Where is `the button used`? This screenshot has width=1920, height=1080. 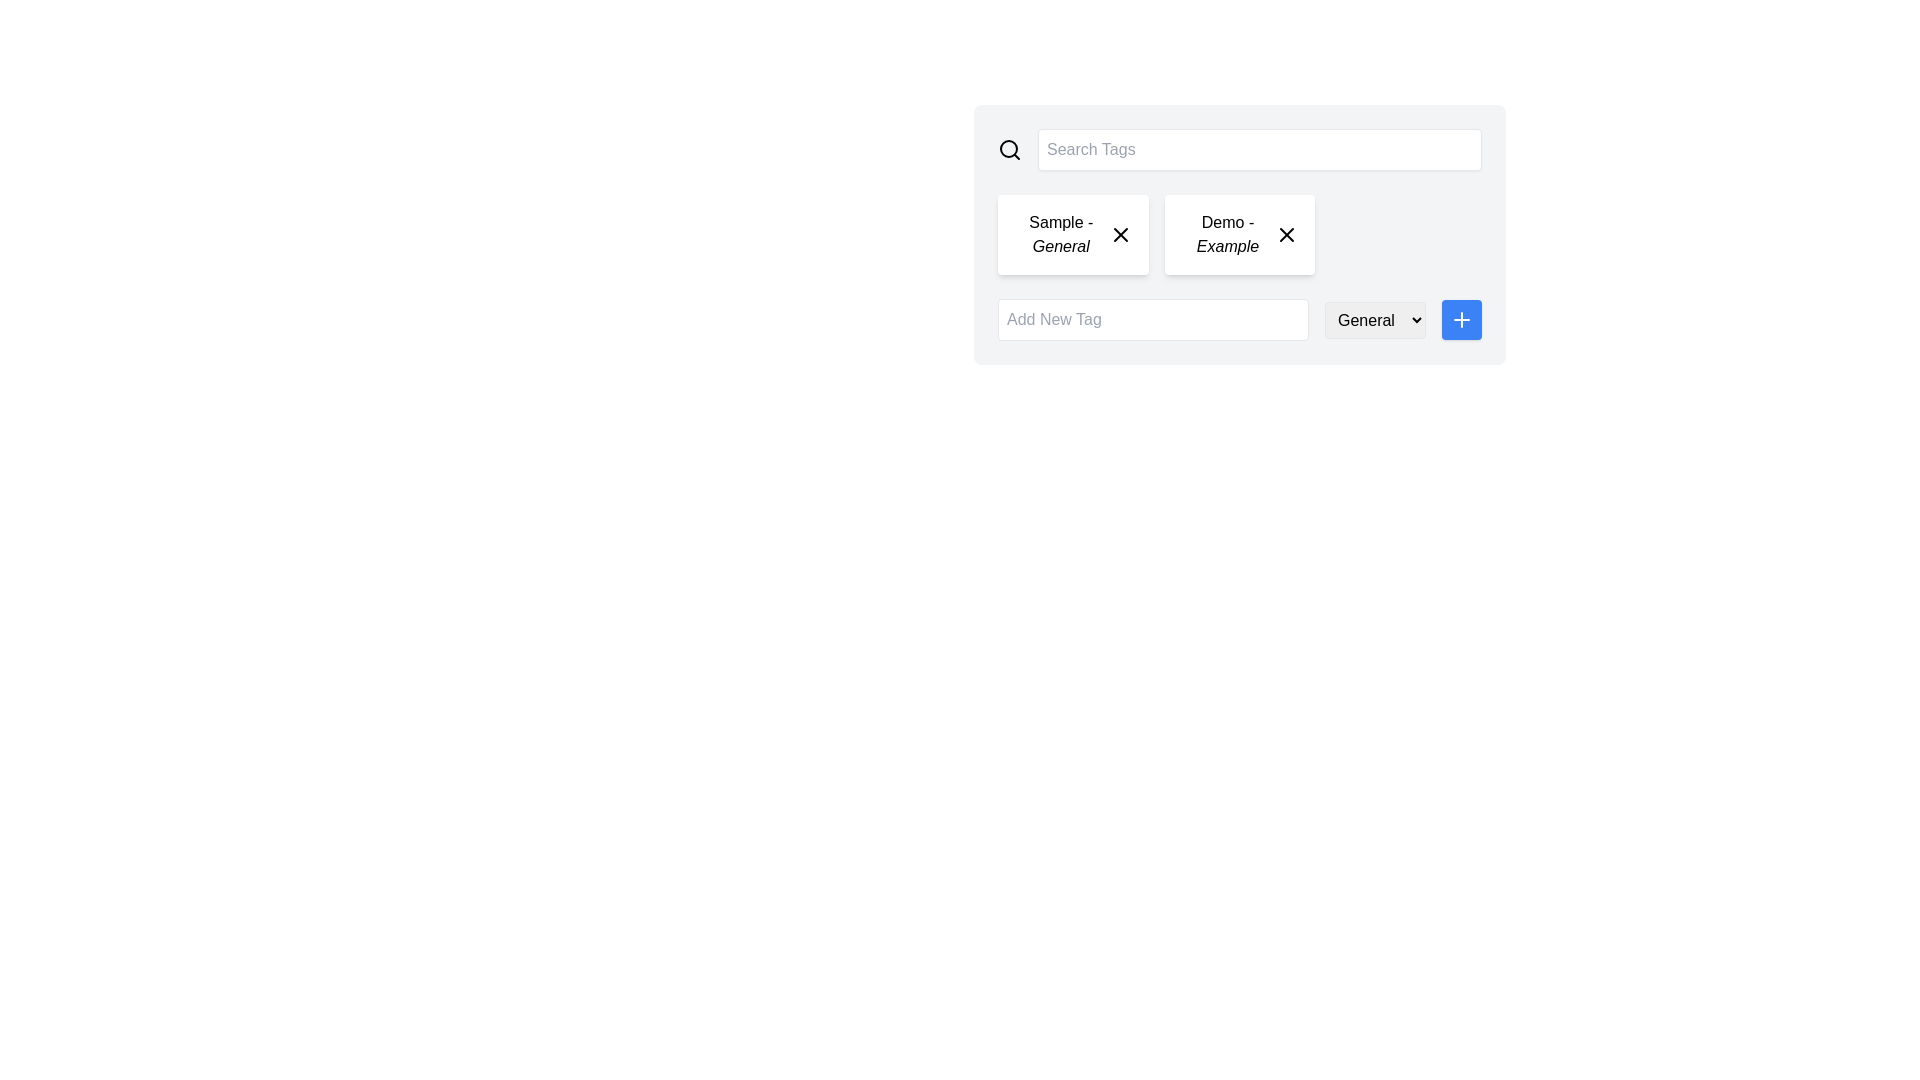 the button used is located at coordinates (1462, 319).